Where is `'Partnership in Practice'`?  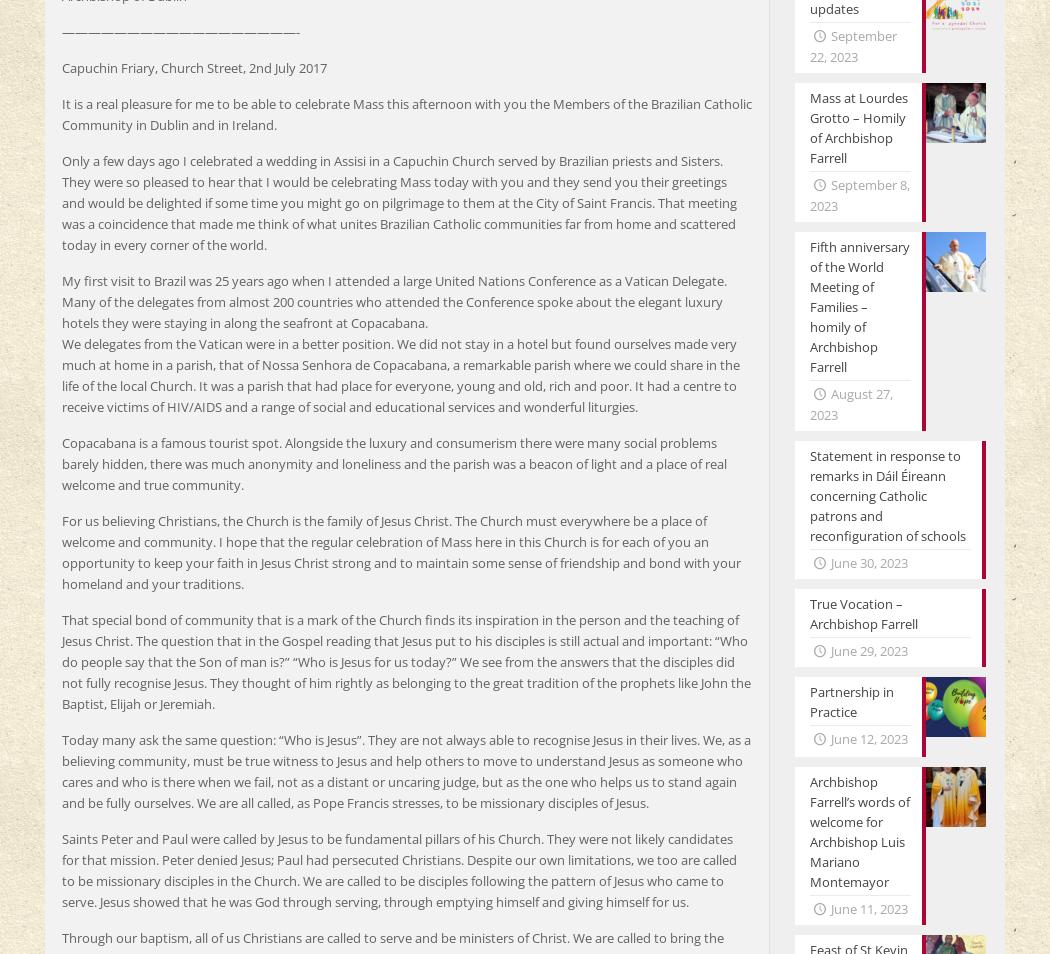 'Partnership in Practice' is located at coordinates (851, 700).